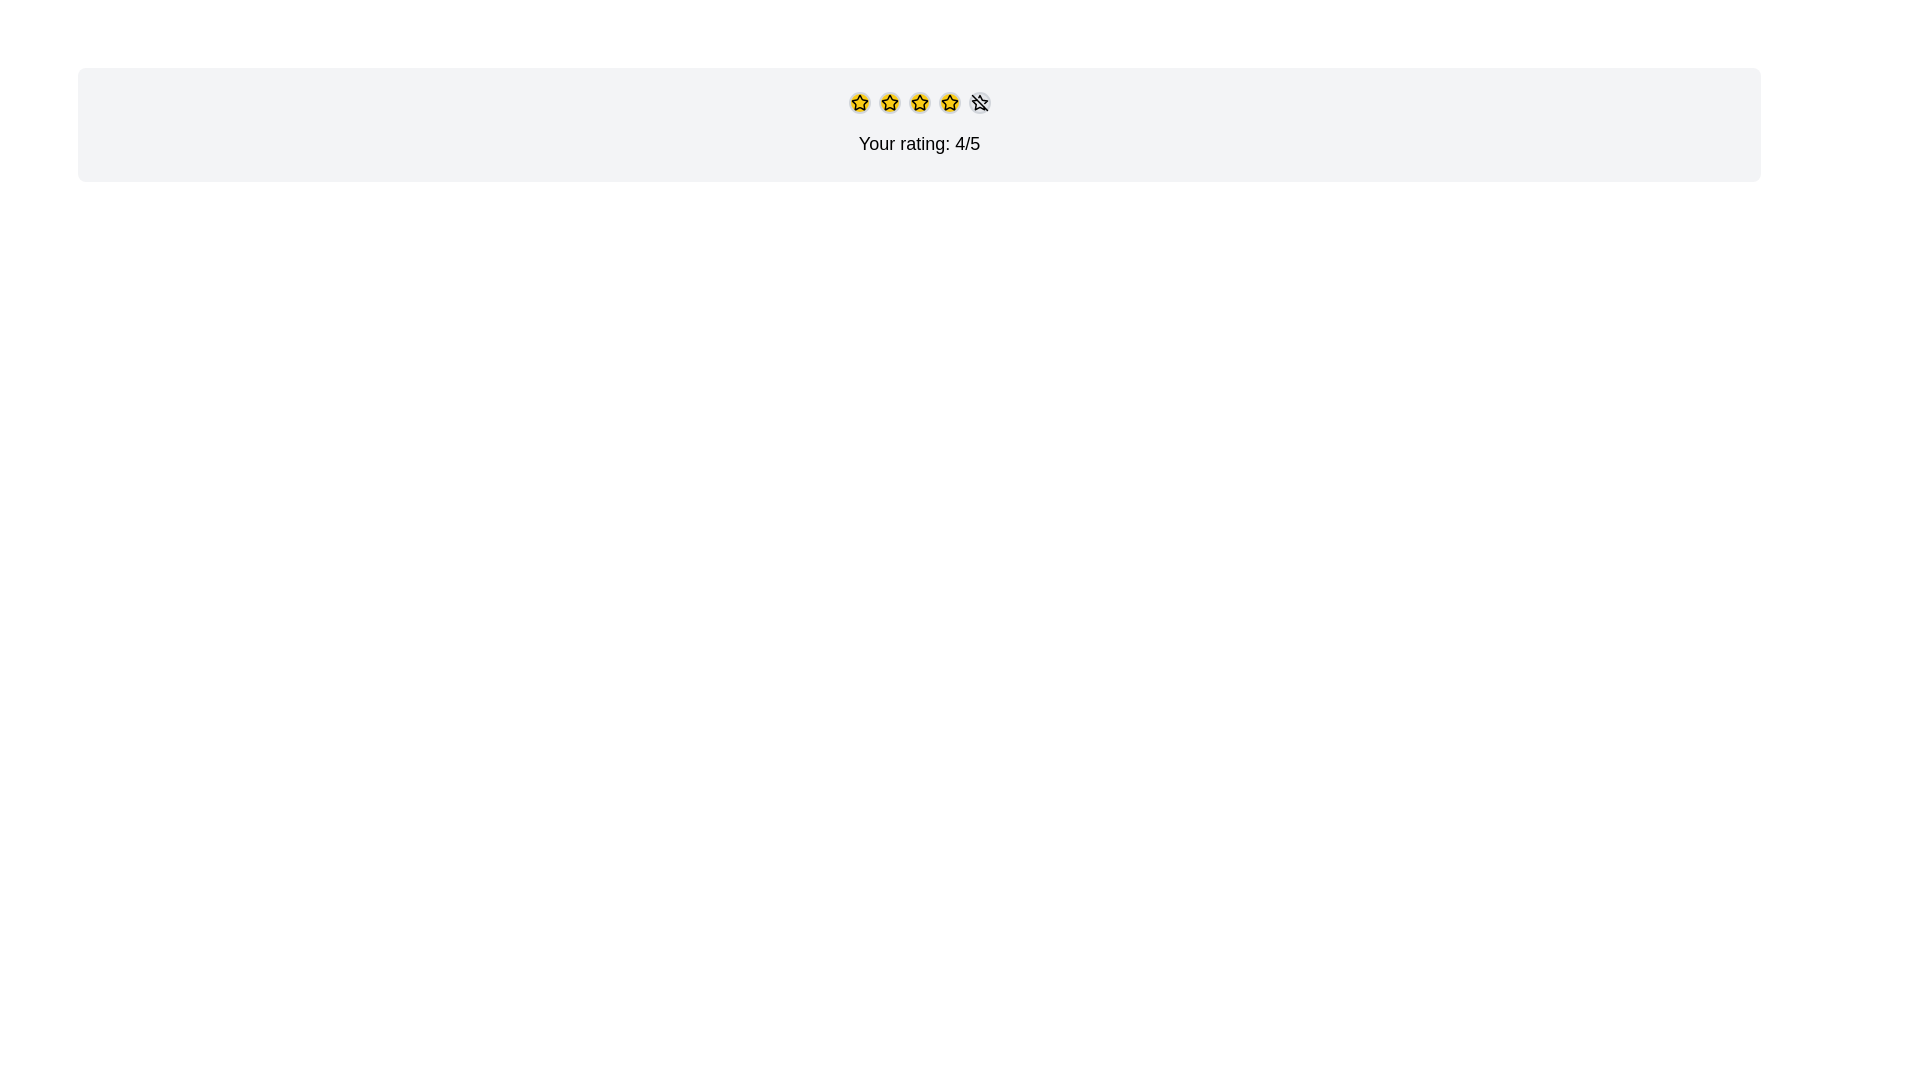  What do you see at coordinates (859, 102) in the screenshot?
I see `the second star icon in the star rating component, which symbolizes a two-star rating in the rating system` at bounding box center [859, 102].